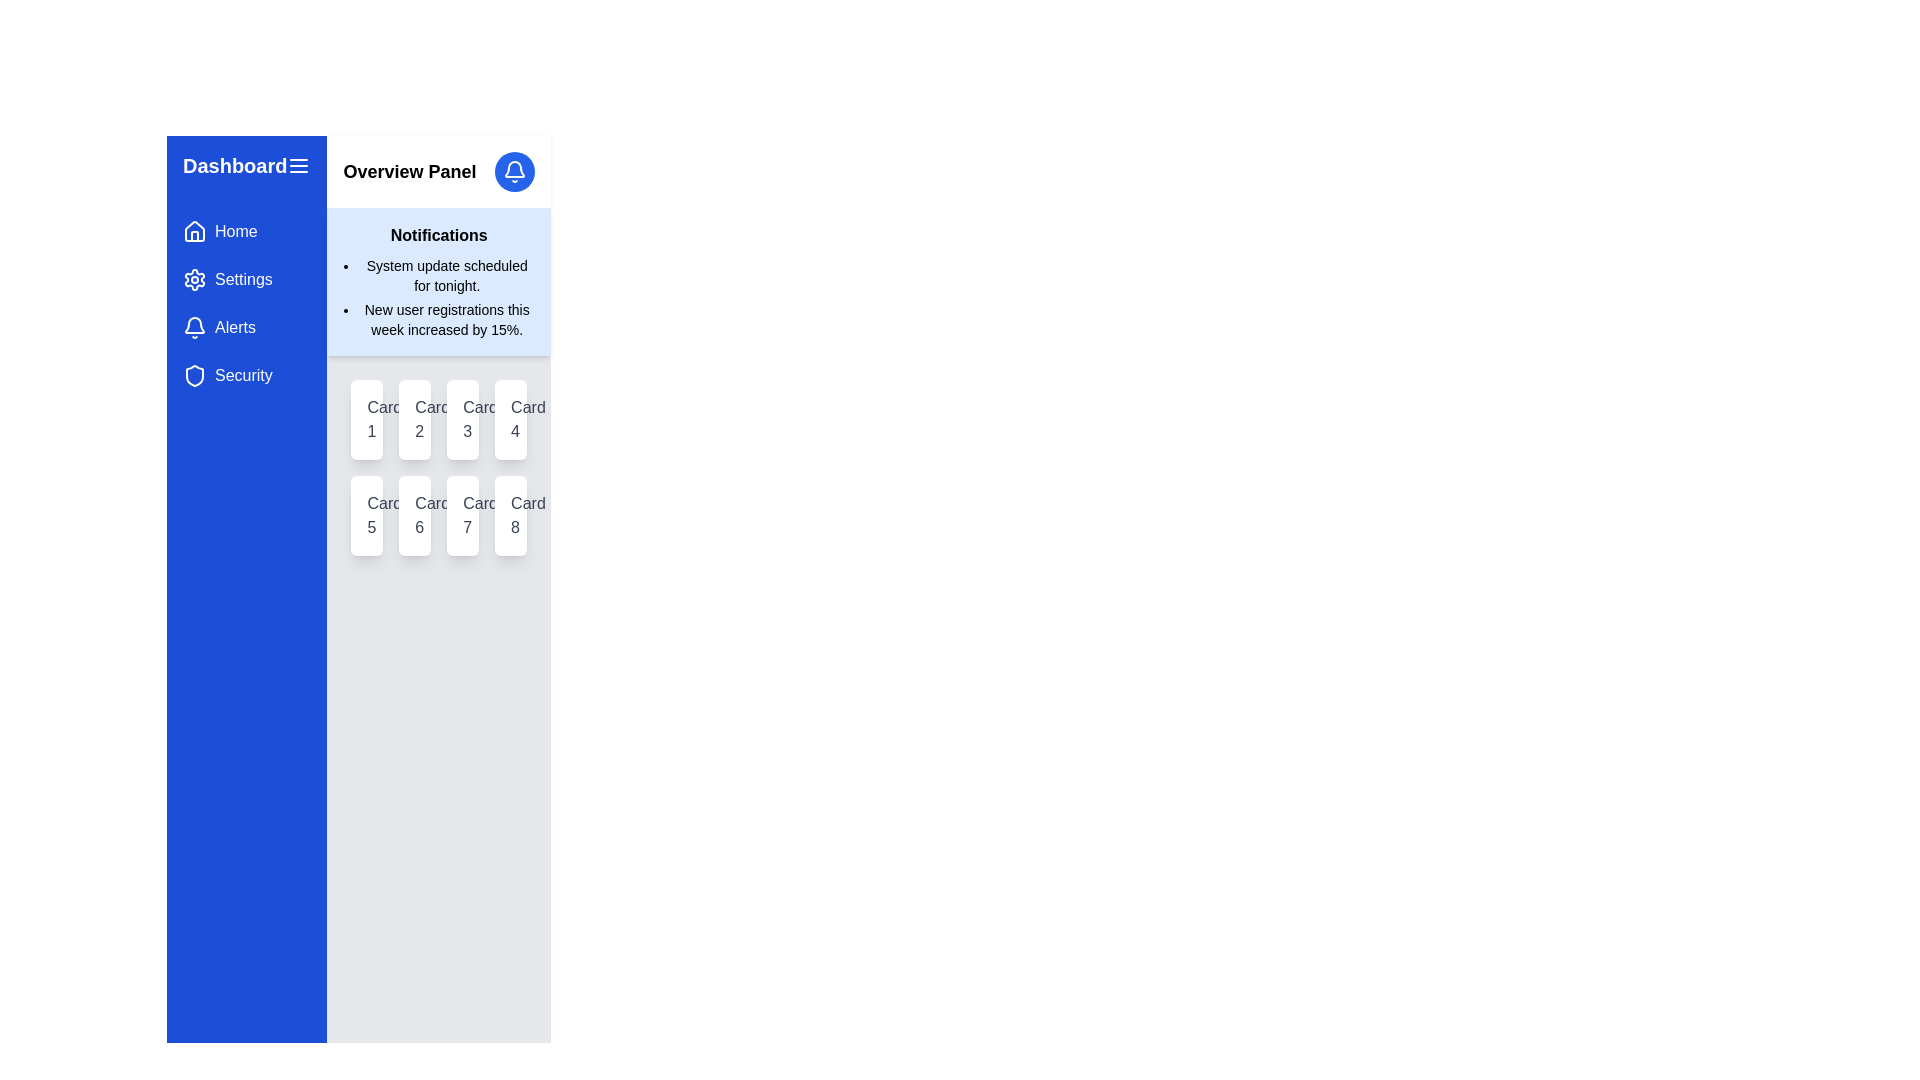 The width and height of the screenshot is (1920, 1080). What do you see at coordinates (438, 171) in the screenshot?
I see `the 'Overview Panel' header with an interactive button located at the top of the vertical column on the right segment of the interface, indicating focus` at bounding box center [438, 171].